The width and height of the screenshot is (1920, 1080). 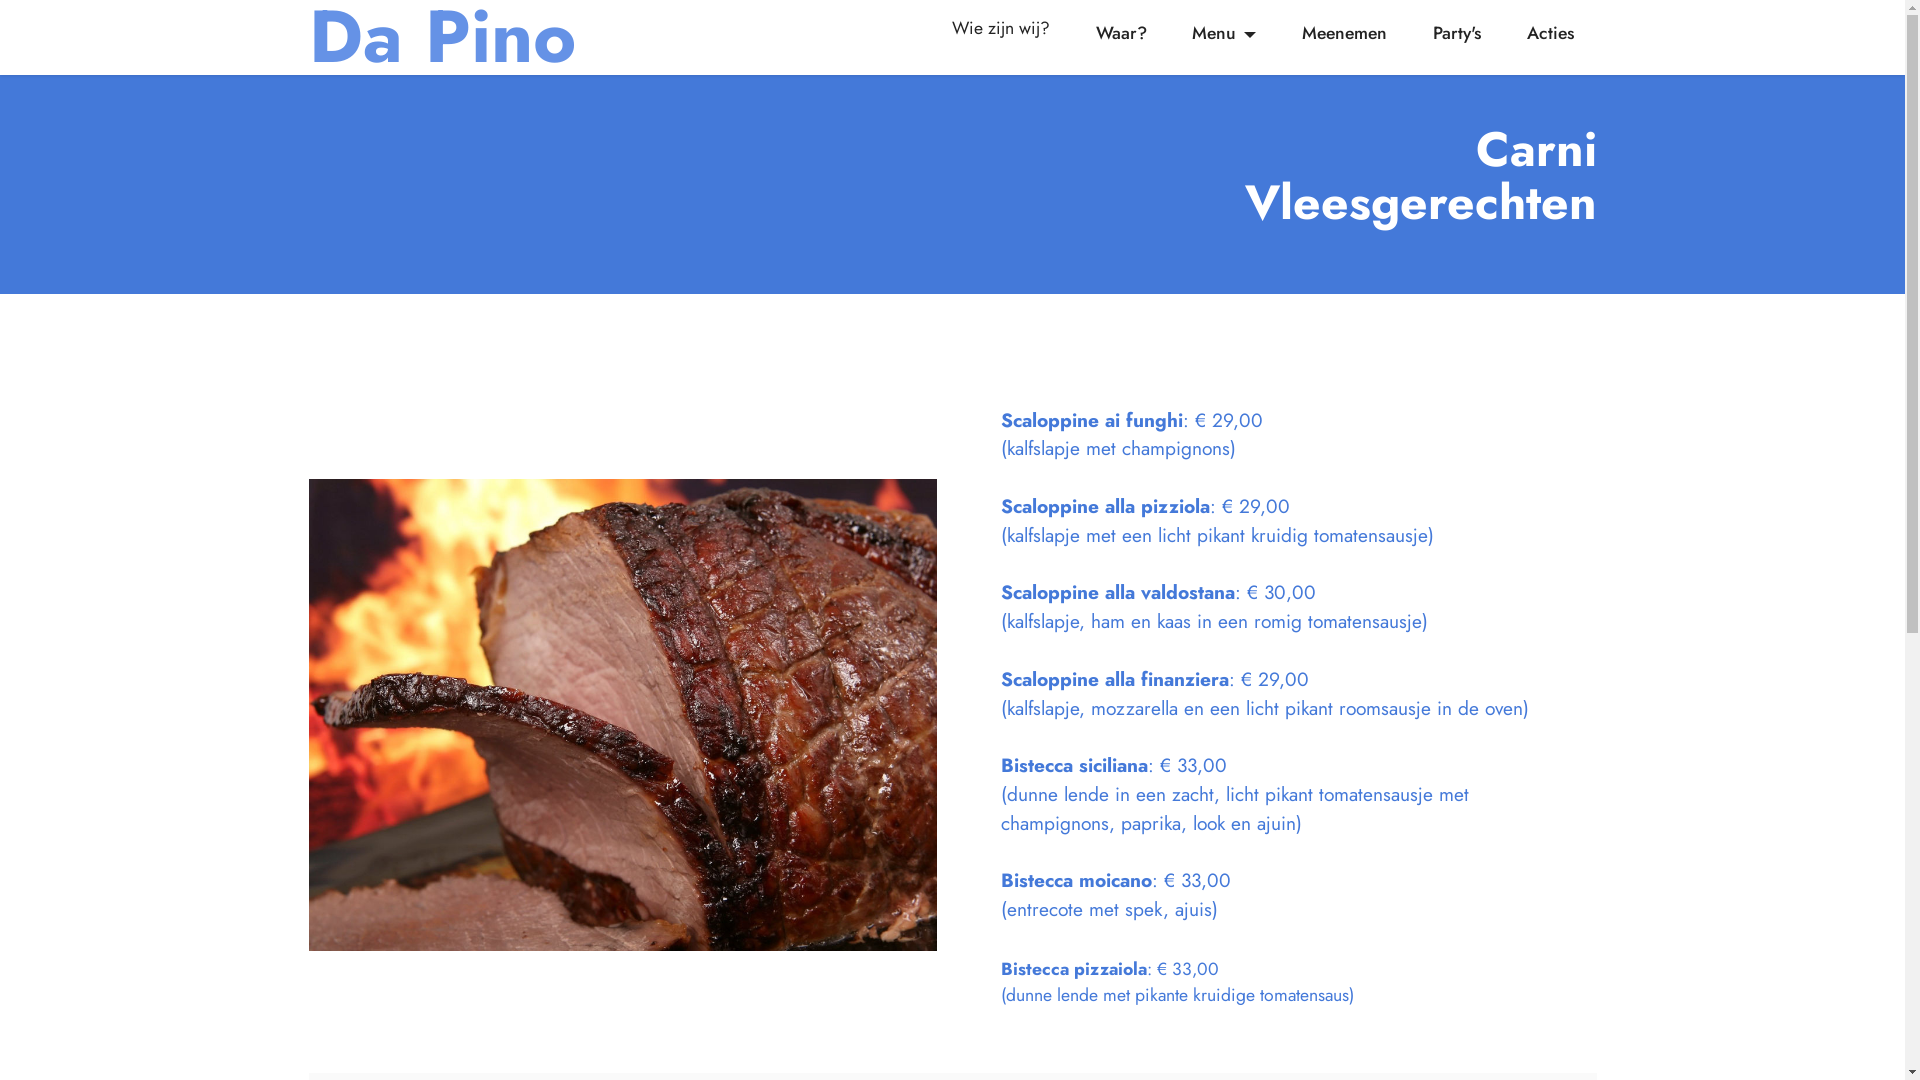 What do you see at coordinates (440, 37) in the screenshot?
I see `'Da Pino'` at bounding box center [440, 37].